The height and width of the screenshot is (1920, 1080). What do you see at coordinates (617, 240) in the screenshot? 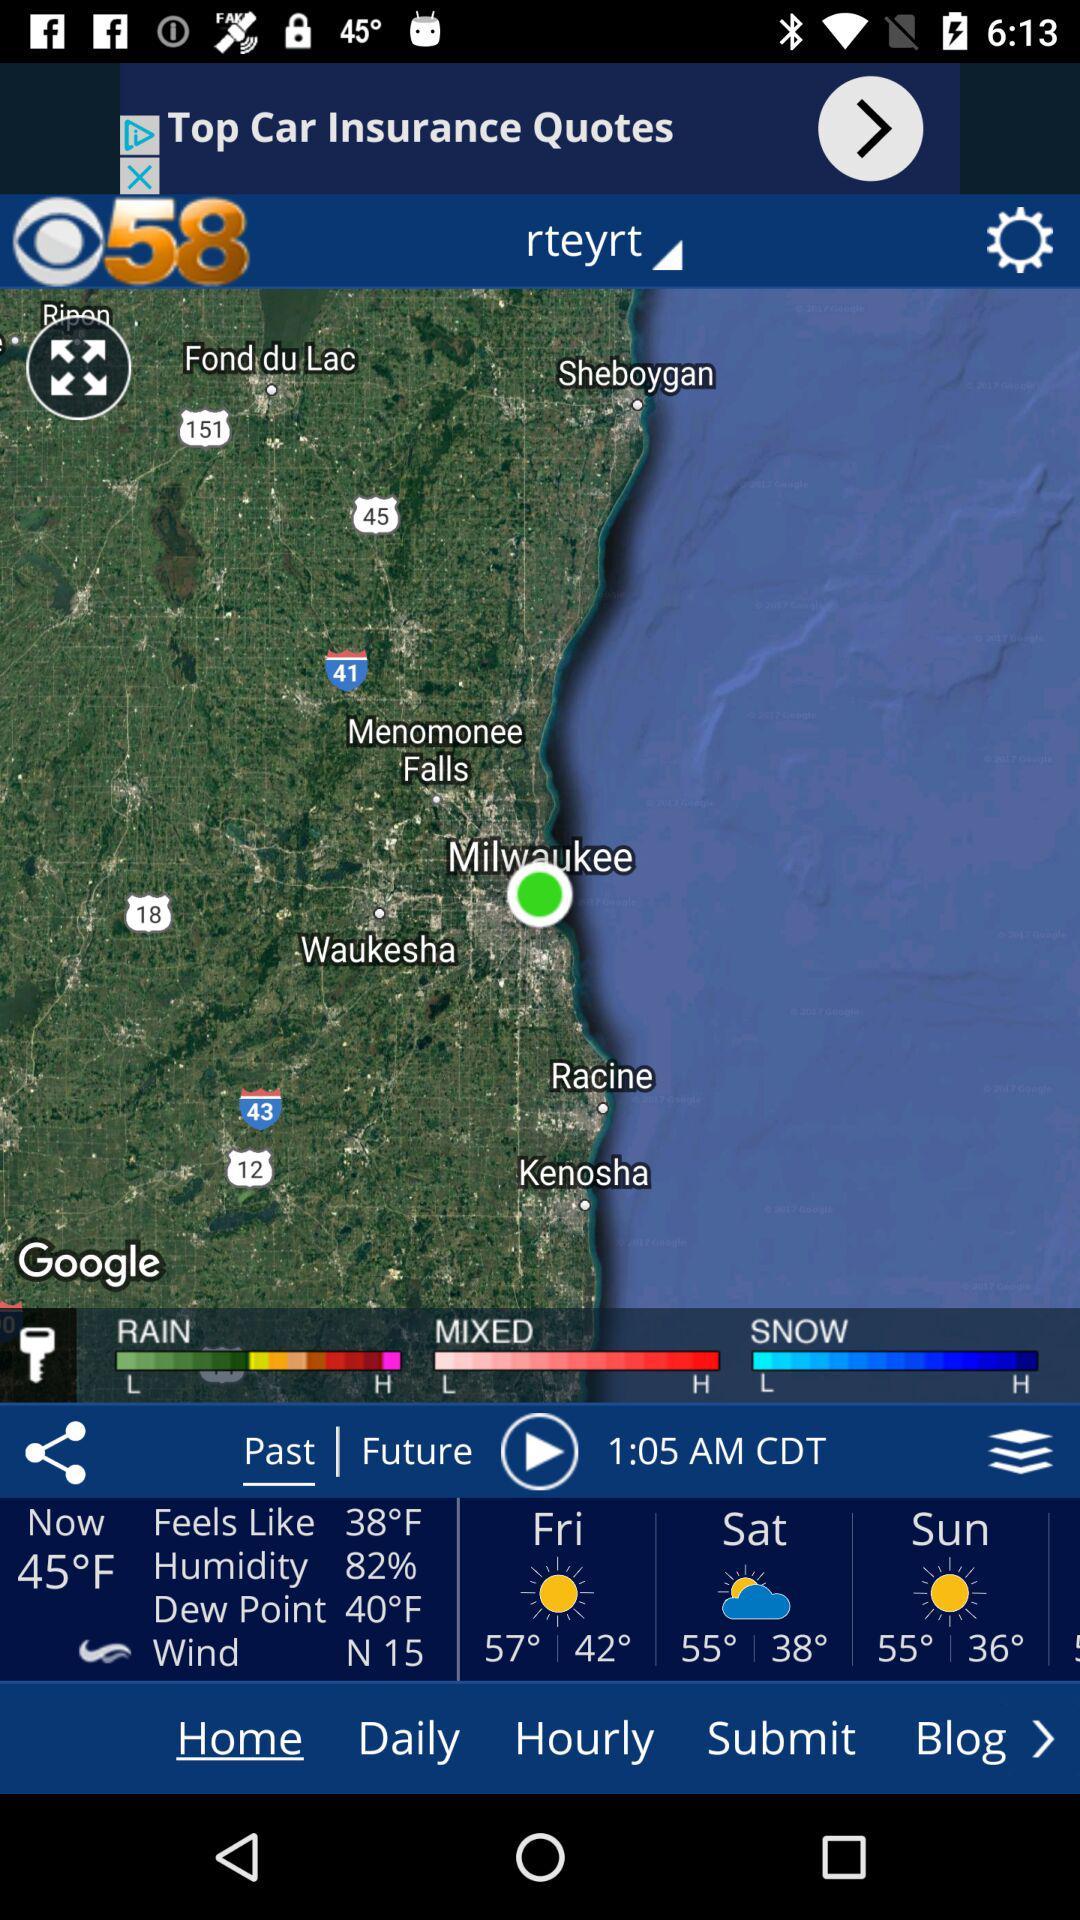
I see `the rteyrt icon` at bounding box center [617, 240].